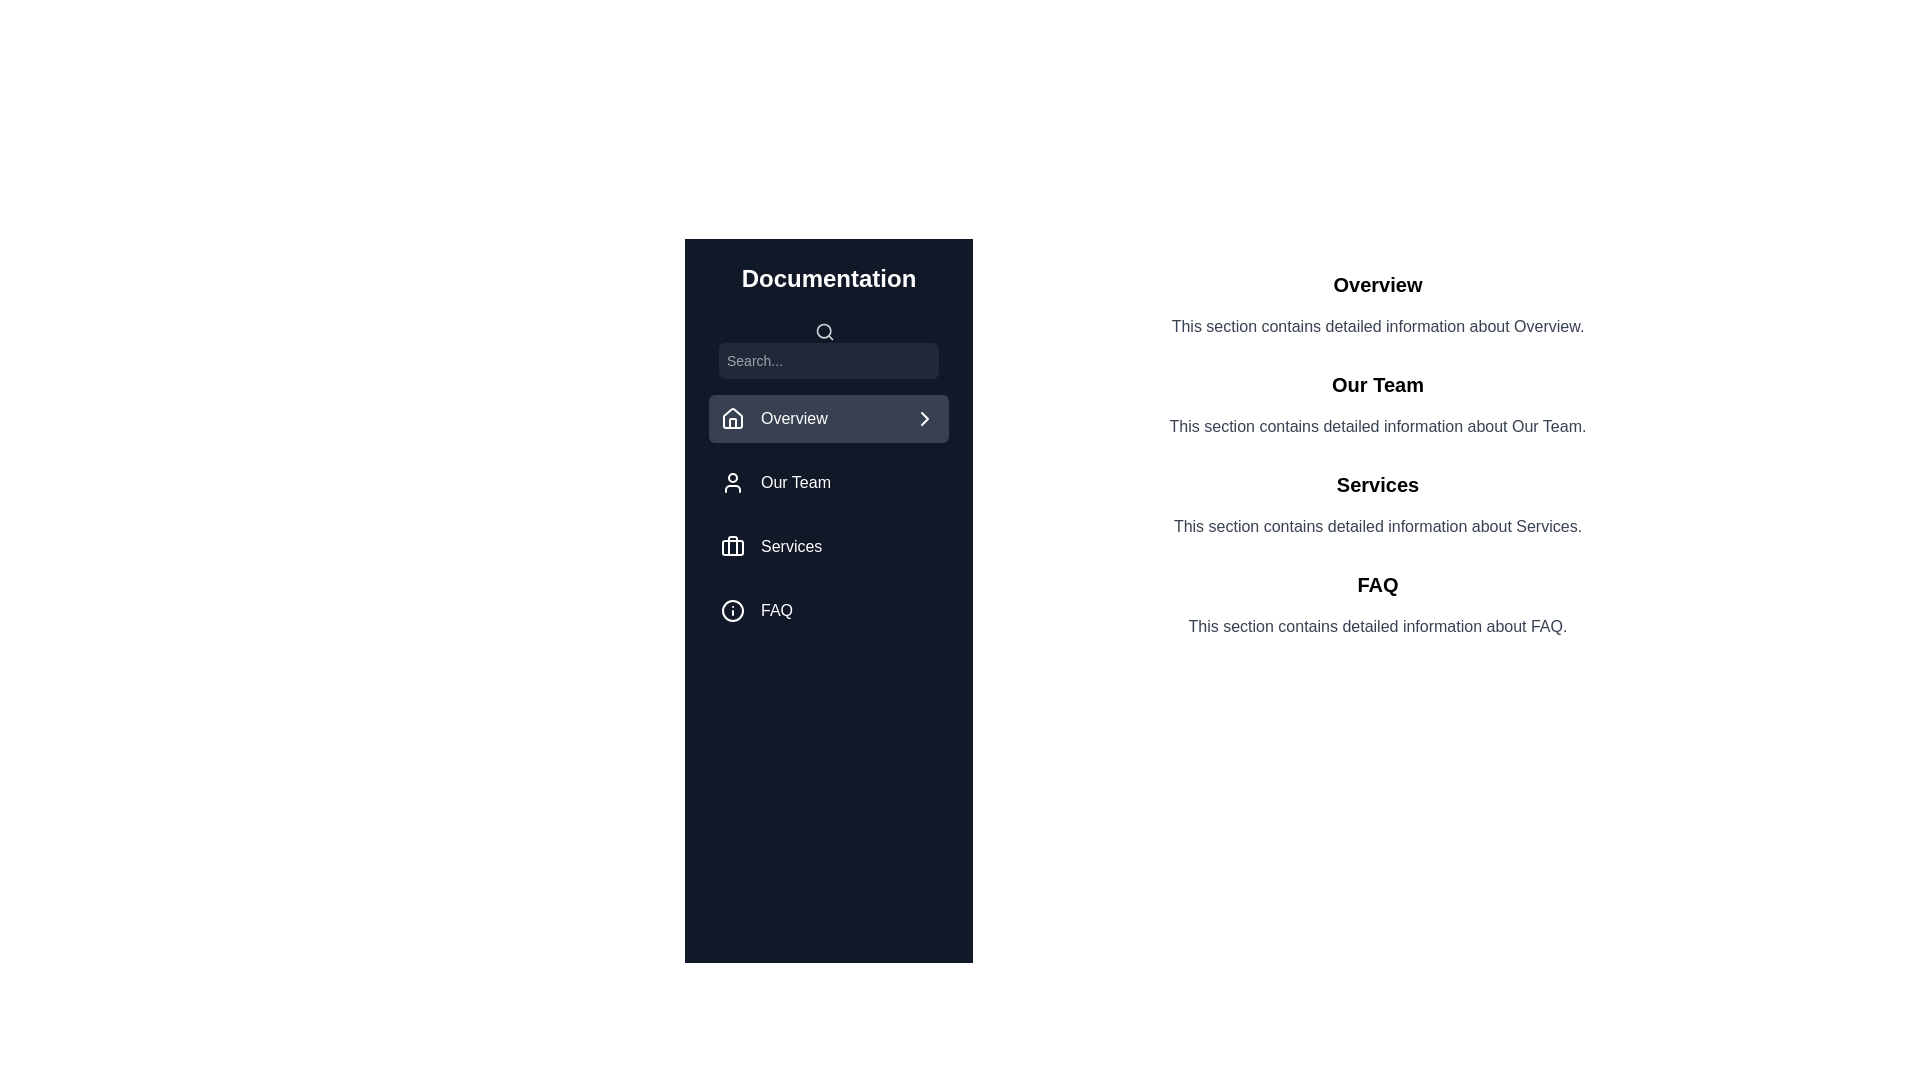  Describe the element at coordinates (829, 477) in the screenshot. I see `the second item in the sidebar navigation menu` at that location.